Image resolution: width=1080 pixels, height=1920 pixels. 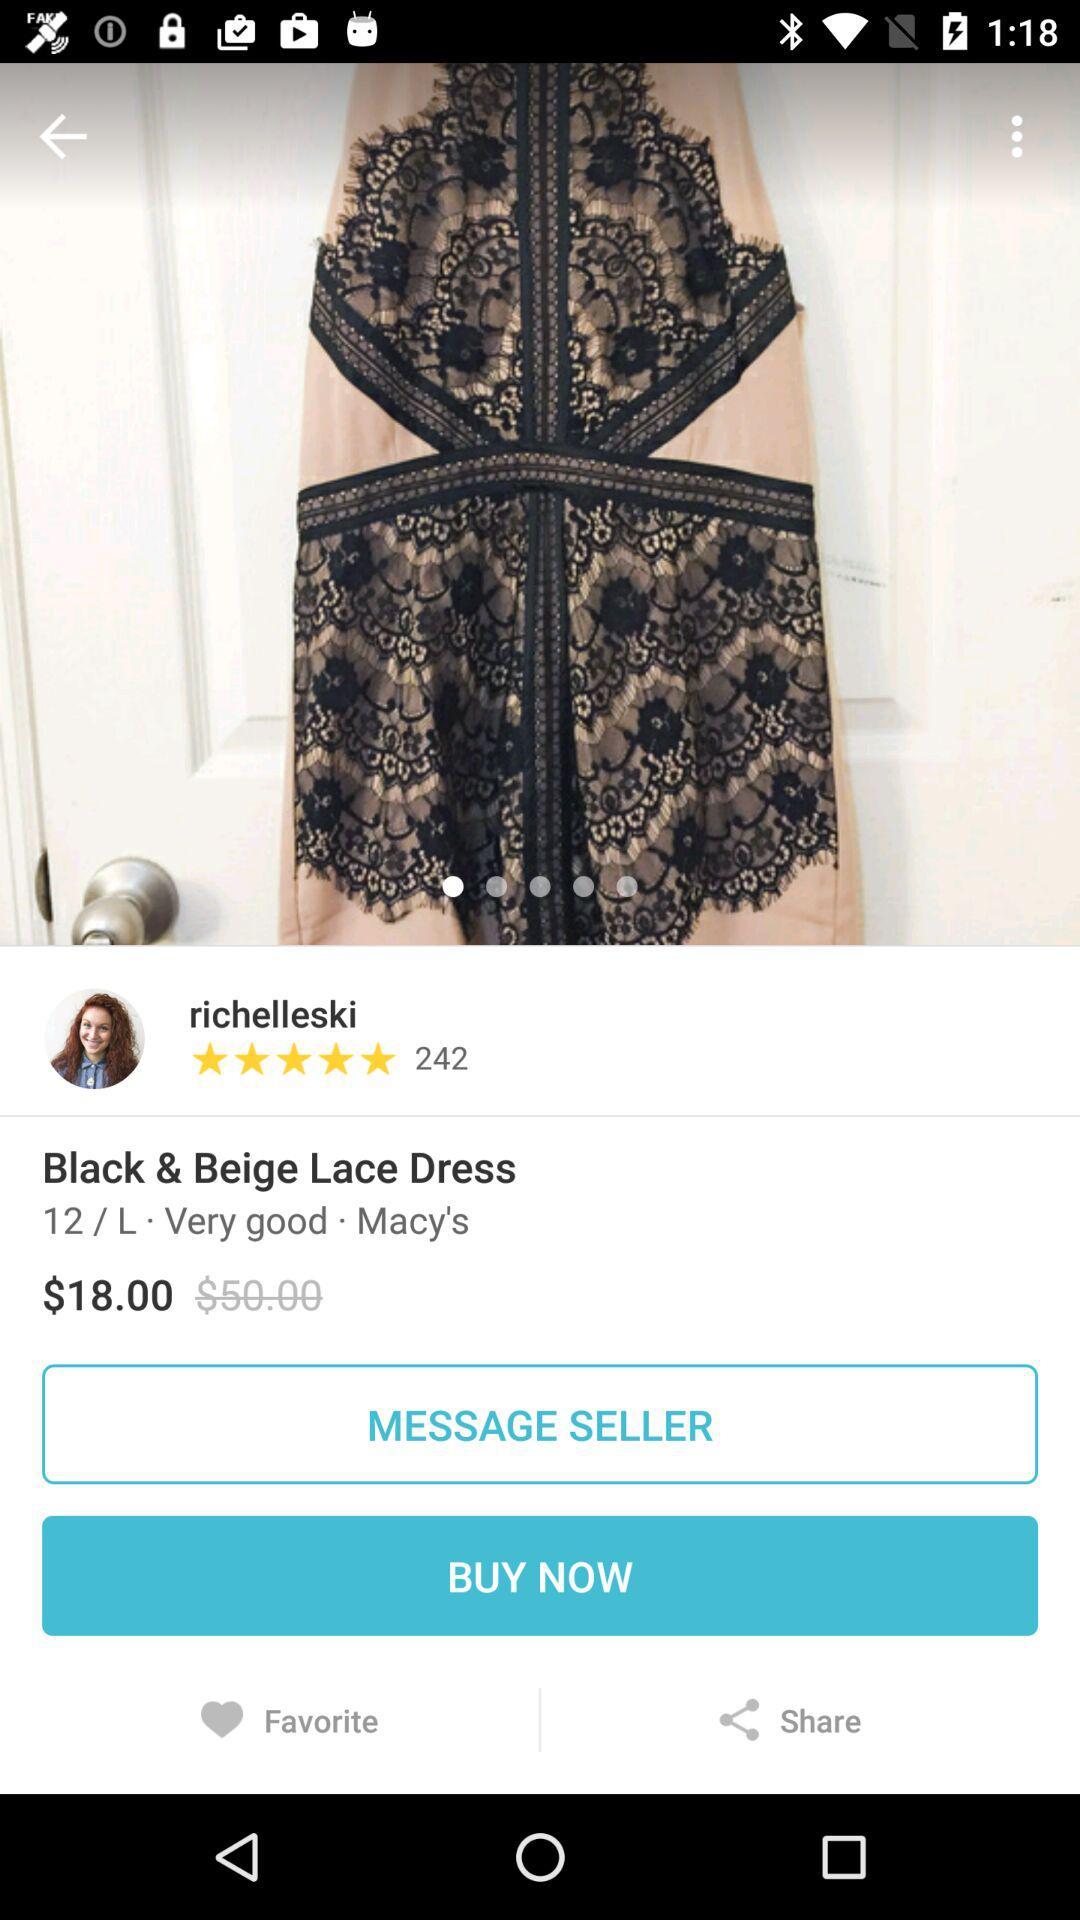 What do you see at coordinates (94, 1038) in the screenshot?
I see `the icon to the left of the richelleski` at bounding box center [94, 1038].